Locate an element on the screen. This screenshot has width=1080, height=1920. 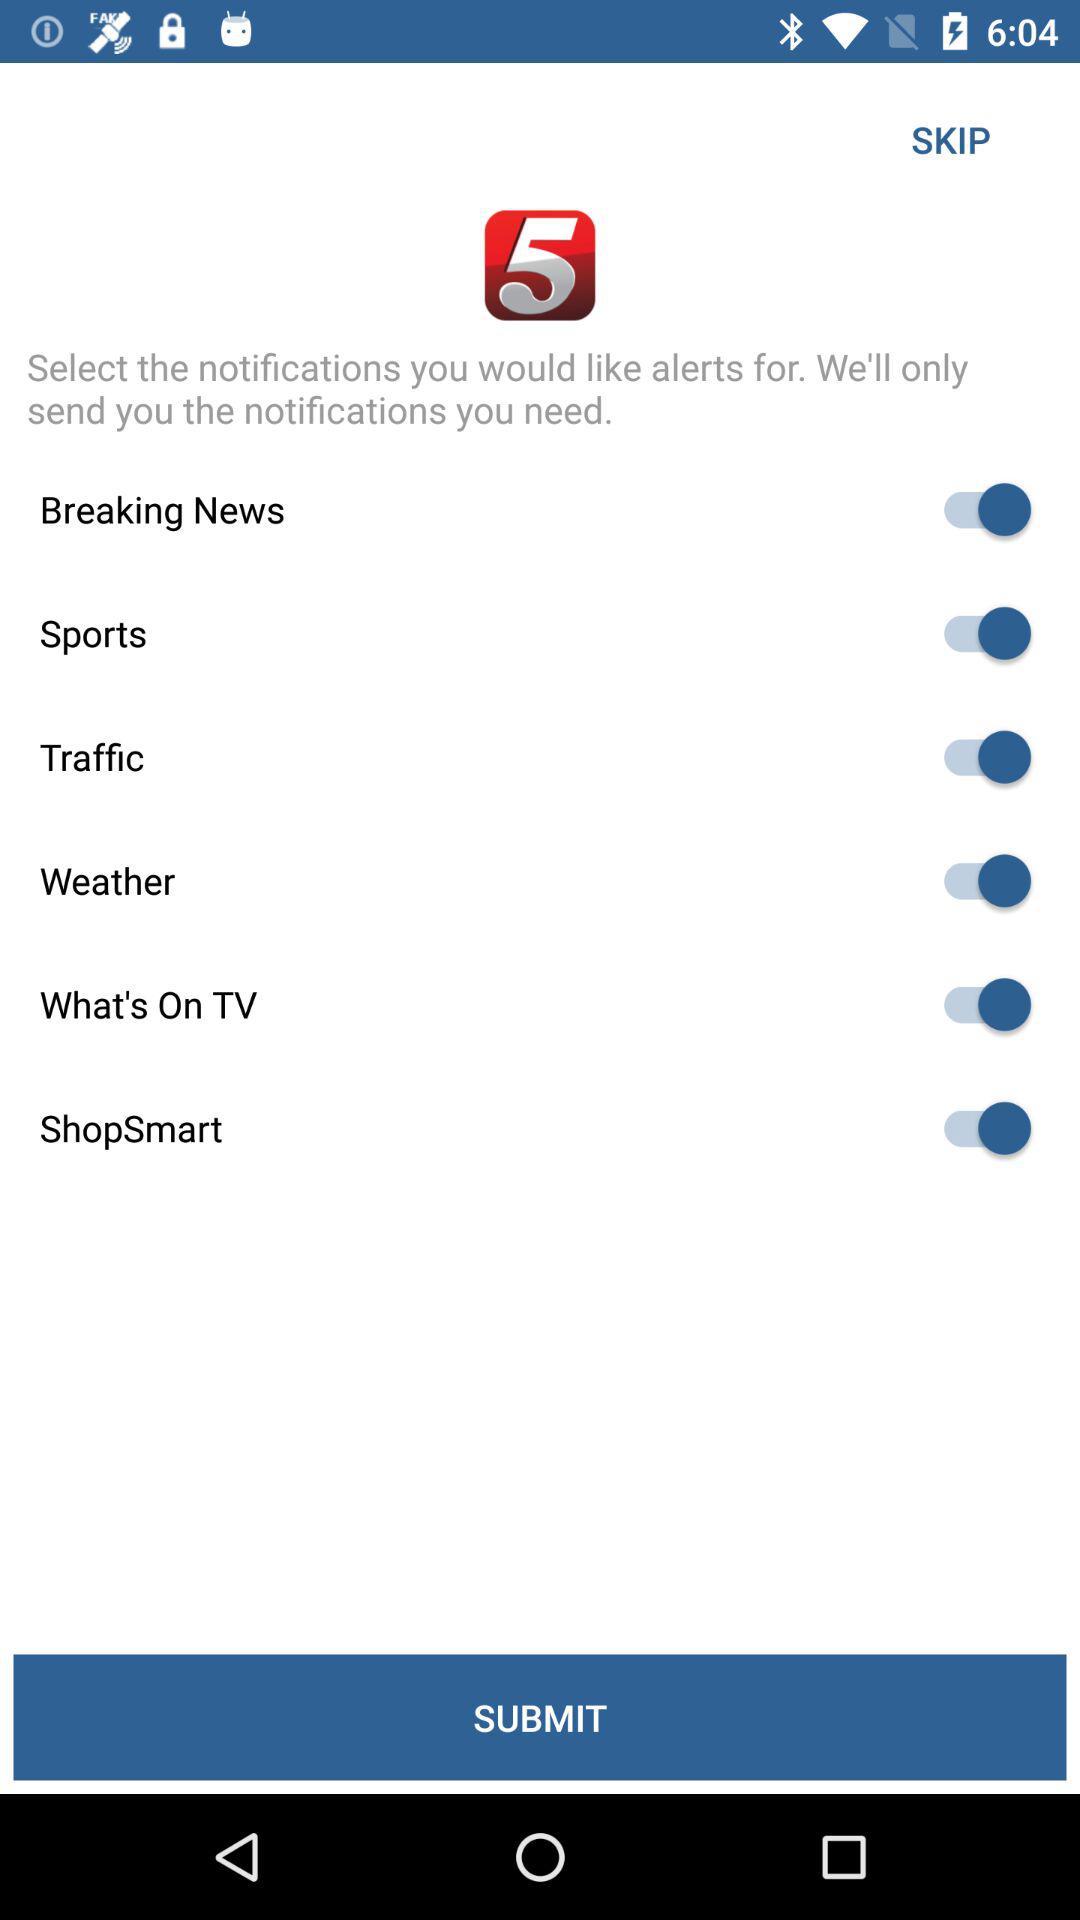
shop is located at coordinates (977, 1128).